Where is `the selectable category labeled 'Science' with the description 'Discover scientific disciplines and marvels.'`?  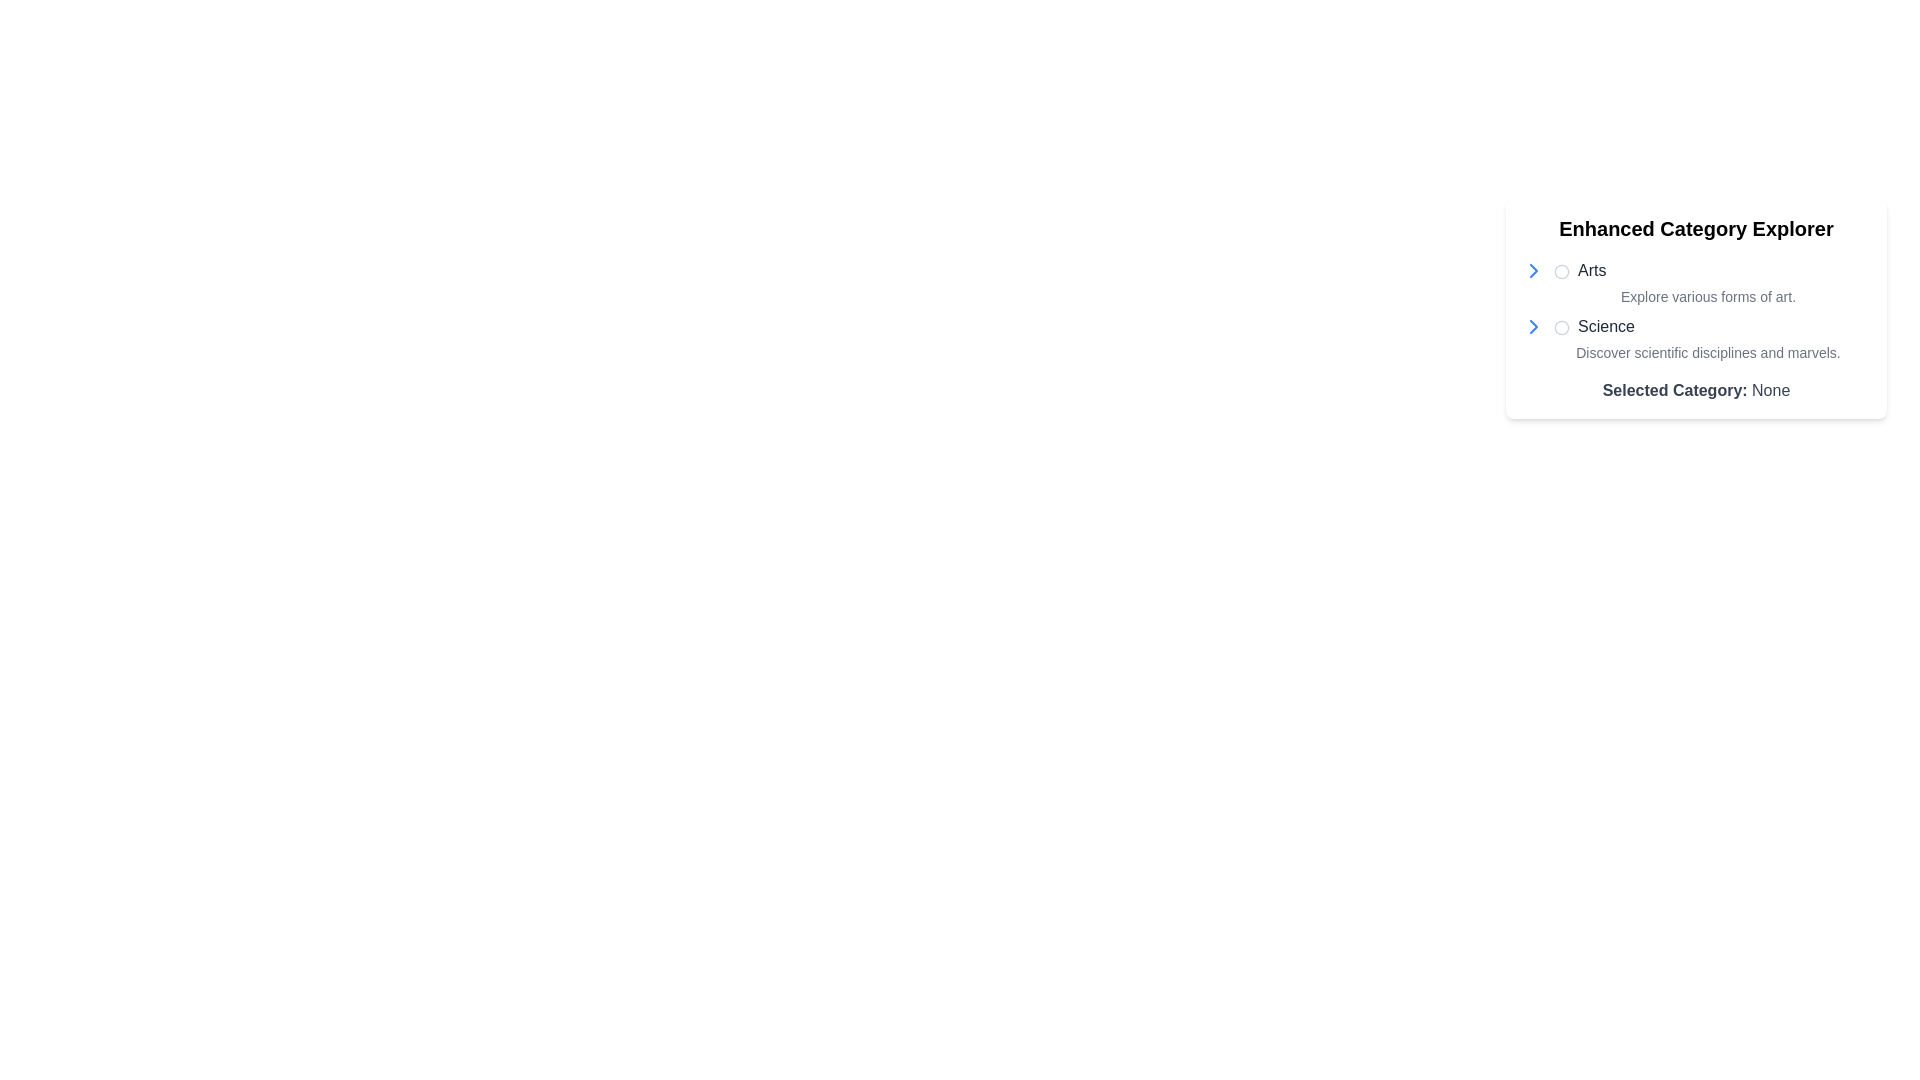 the selectable category labeled 'Science' with the description 'Discover scientific disciplines and marvels.' is located at coordinates (1695, 338).